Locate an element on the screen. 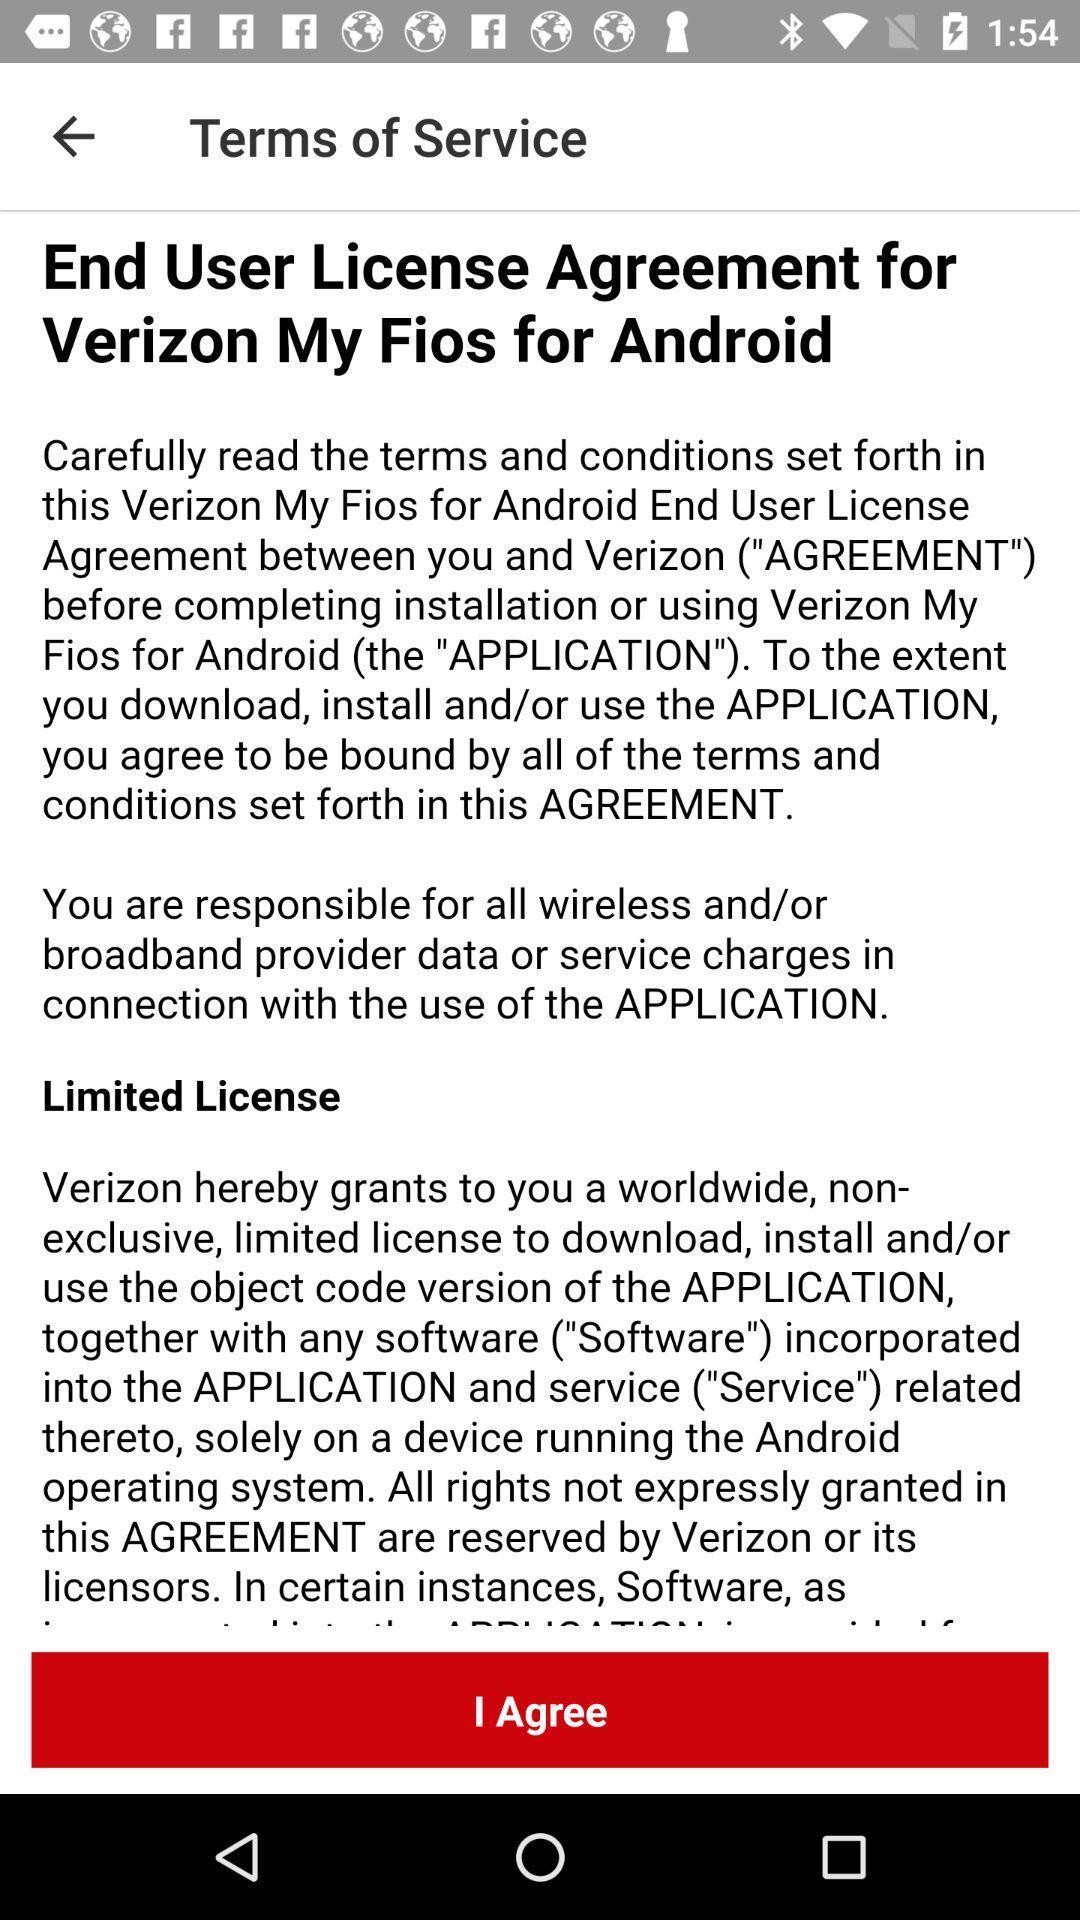 The height and width of the screenshot is (1920, 1080). end user license agreement is located at coordinates (540, 916).